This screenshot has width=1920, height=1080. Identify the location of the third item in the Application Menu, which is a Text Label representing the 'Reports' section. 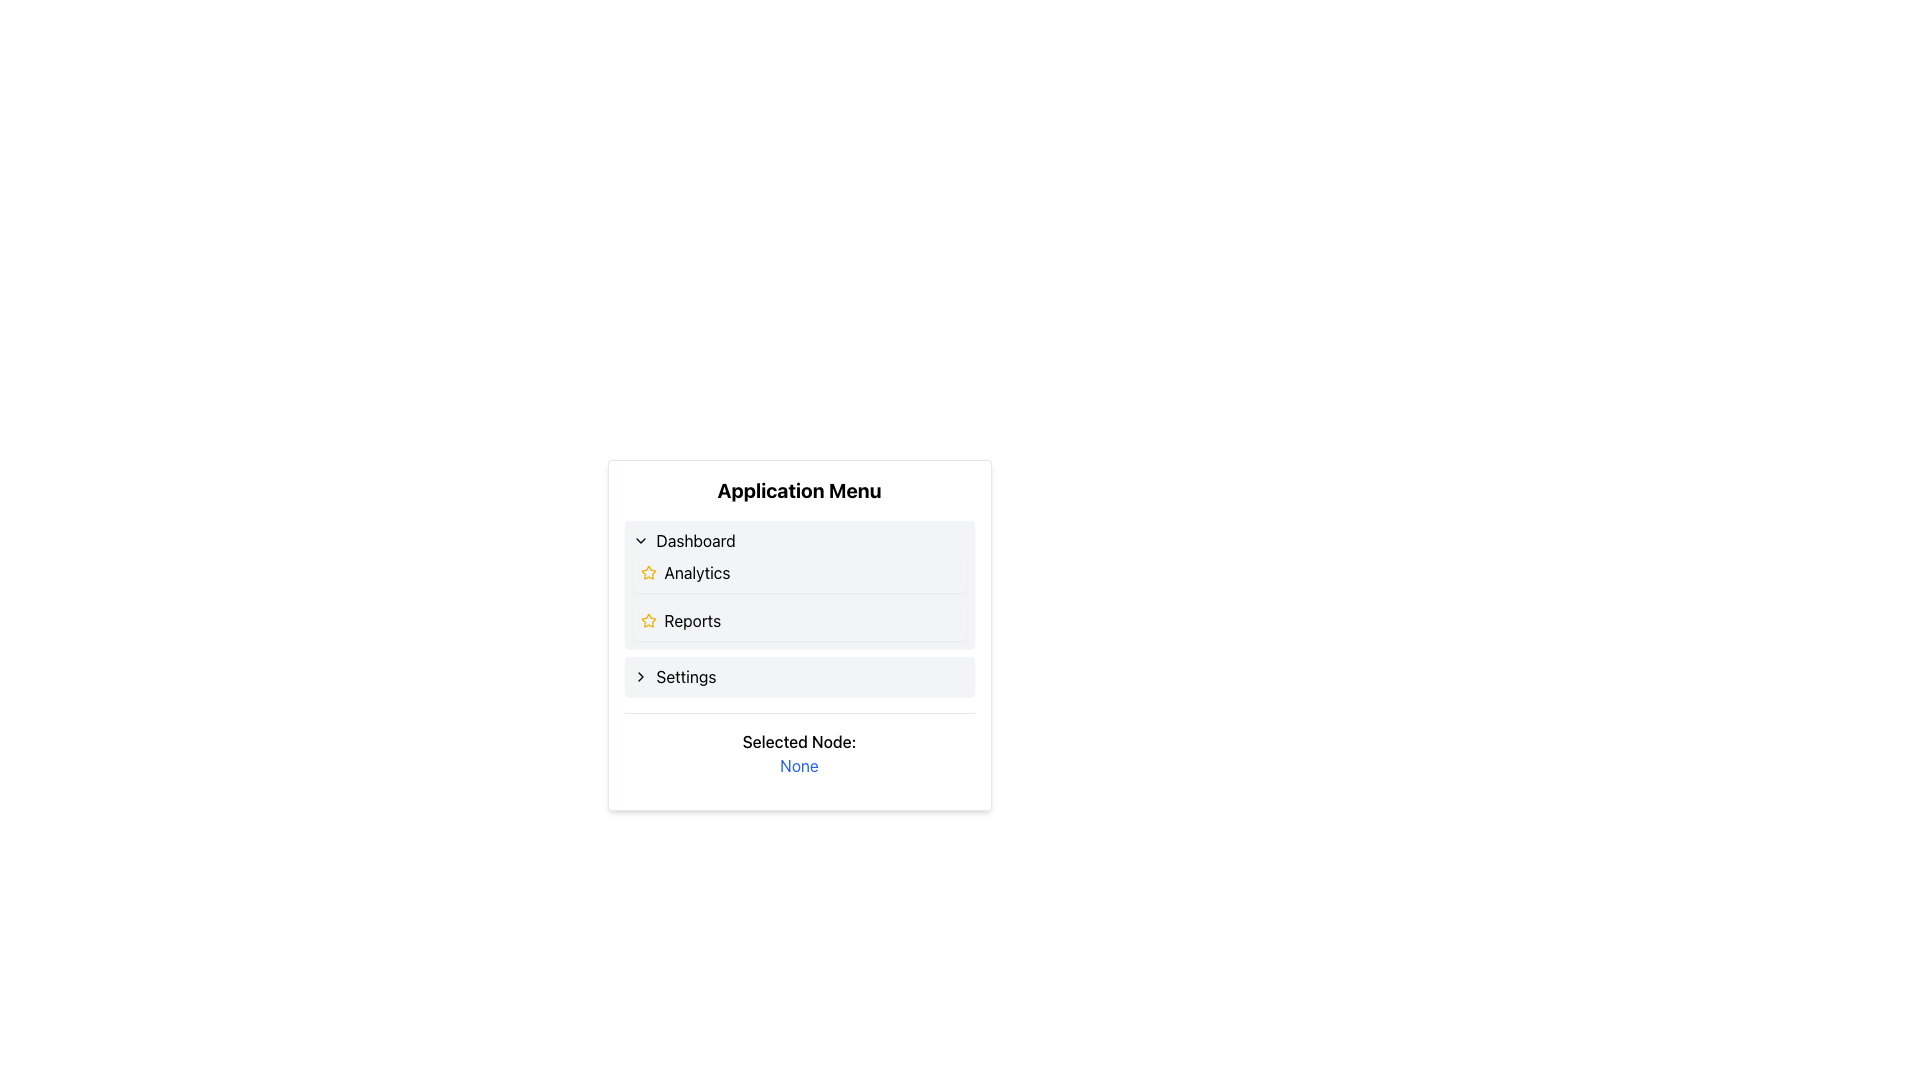
(692, 620).